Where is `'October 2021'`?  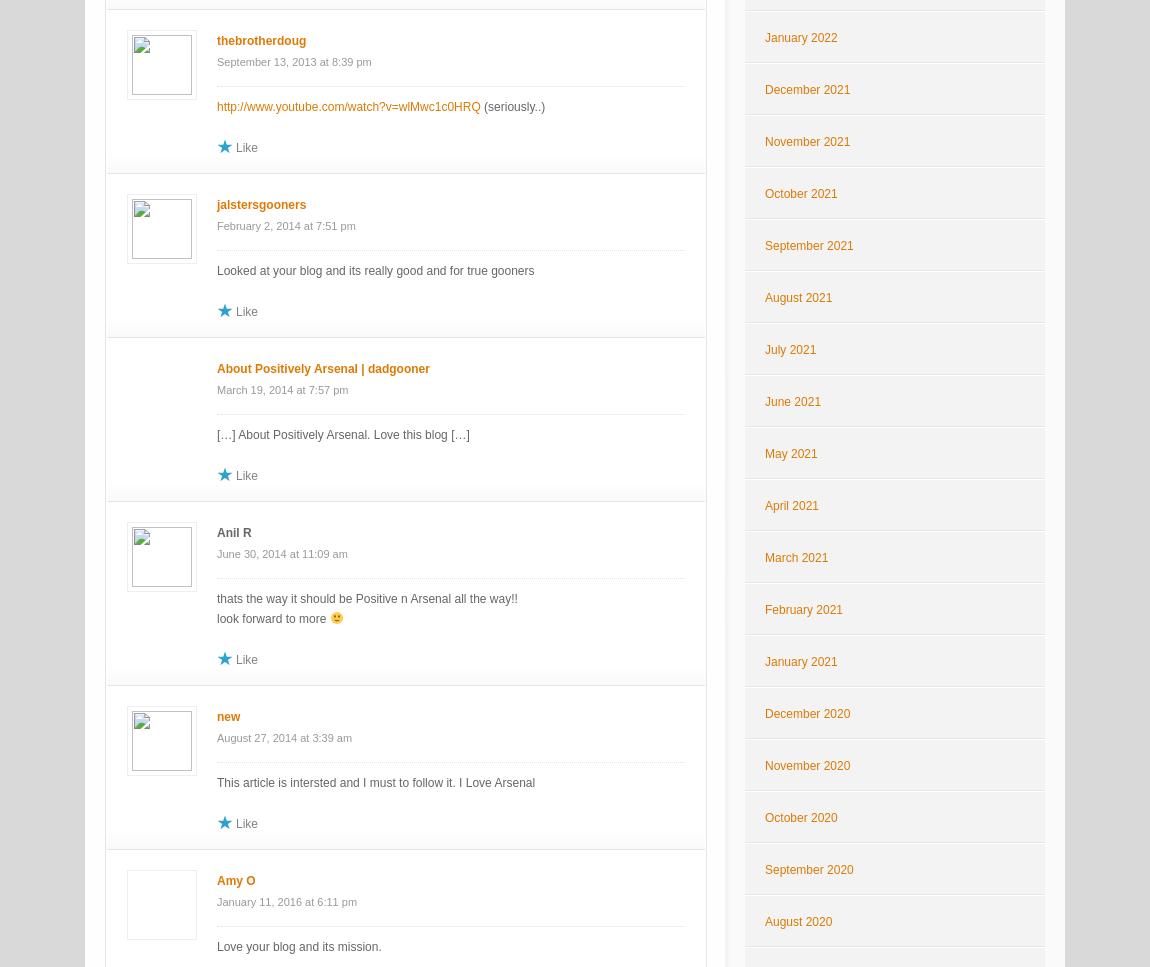
'October 2021' is located at coordinates (799, 192).